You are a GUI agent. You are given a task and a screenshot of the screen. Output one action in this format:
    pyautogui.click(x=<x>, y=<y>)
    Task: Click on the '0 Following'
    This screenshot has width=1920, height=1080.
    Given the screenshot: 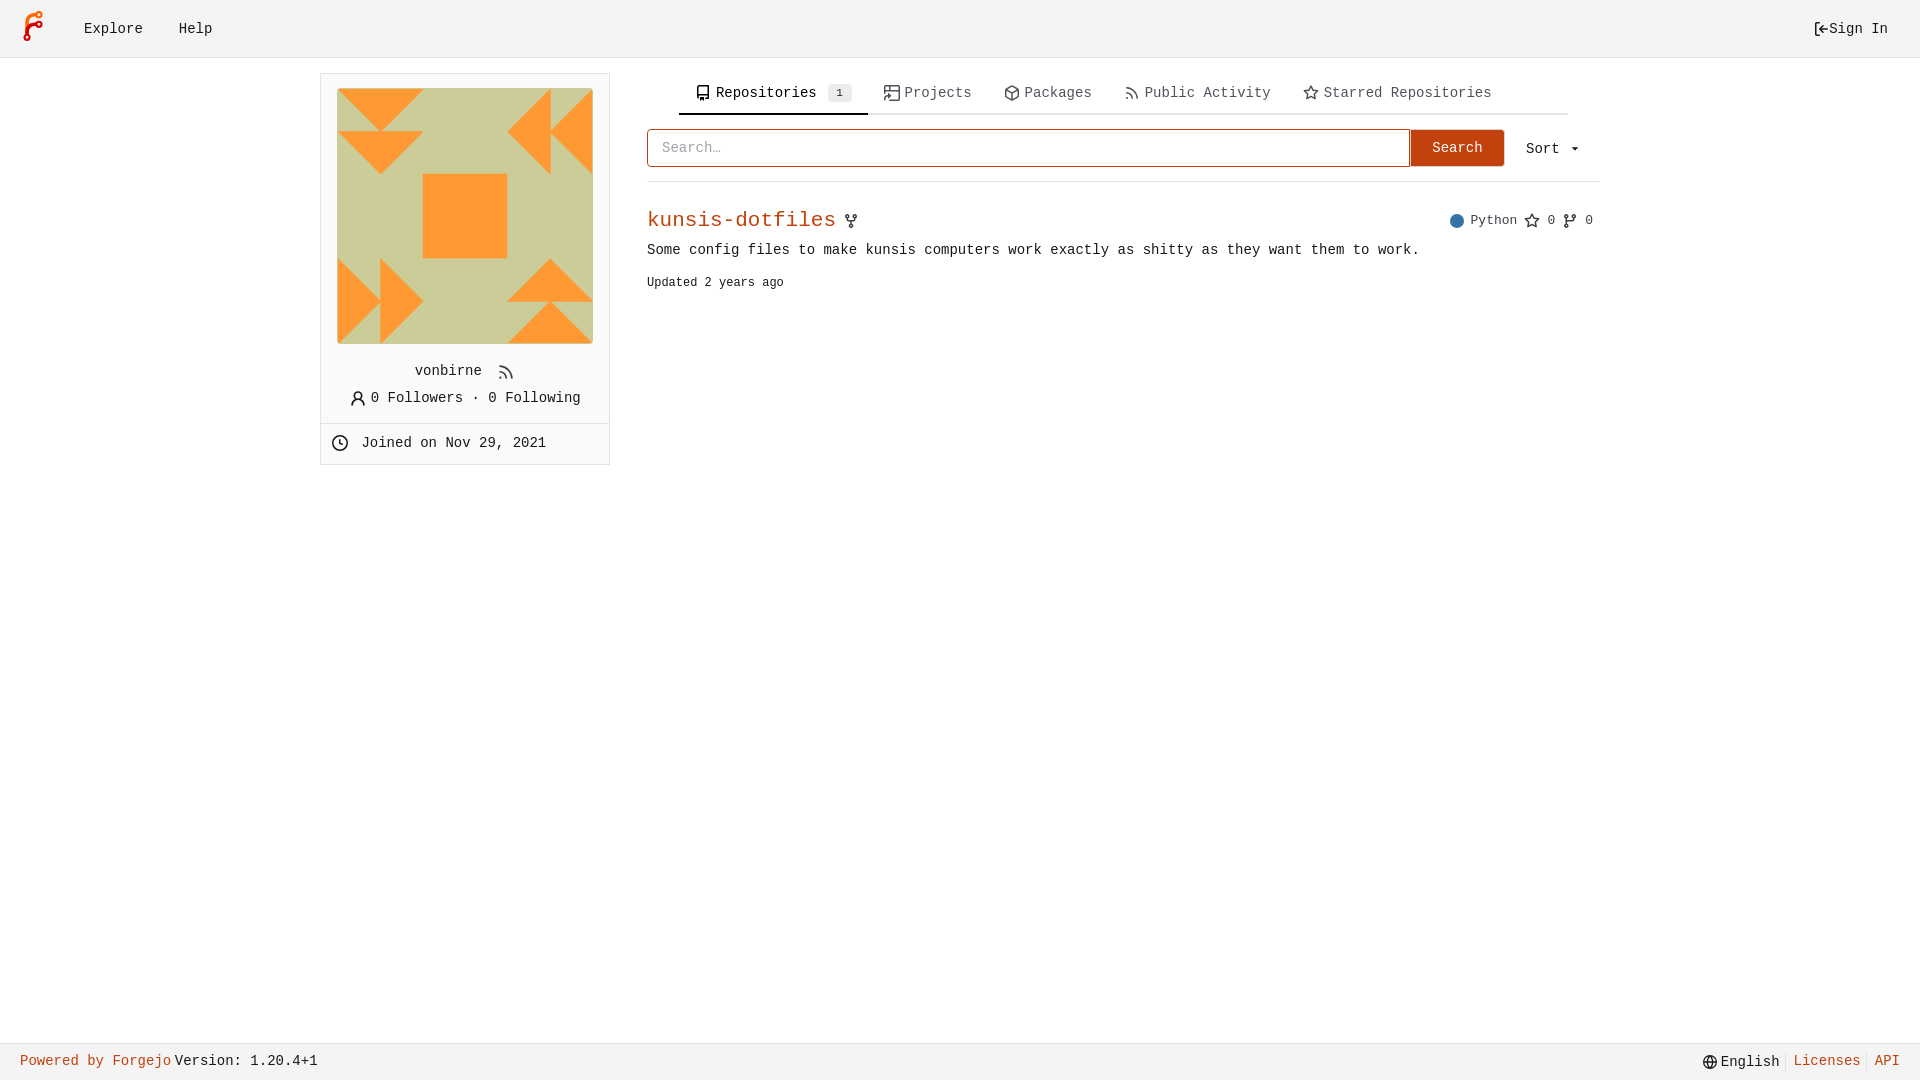 What is the action you would take?
    pyautogui.click(x=533, y=397)
    